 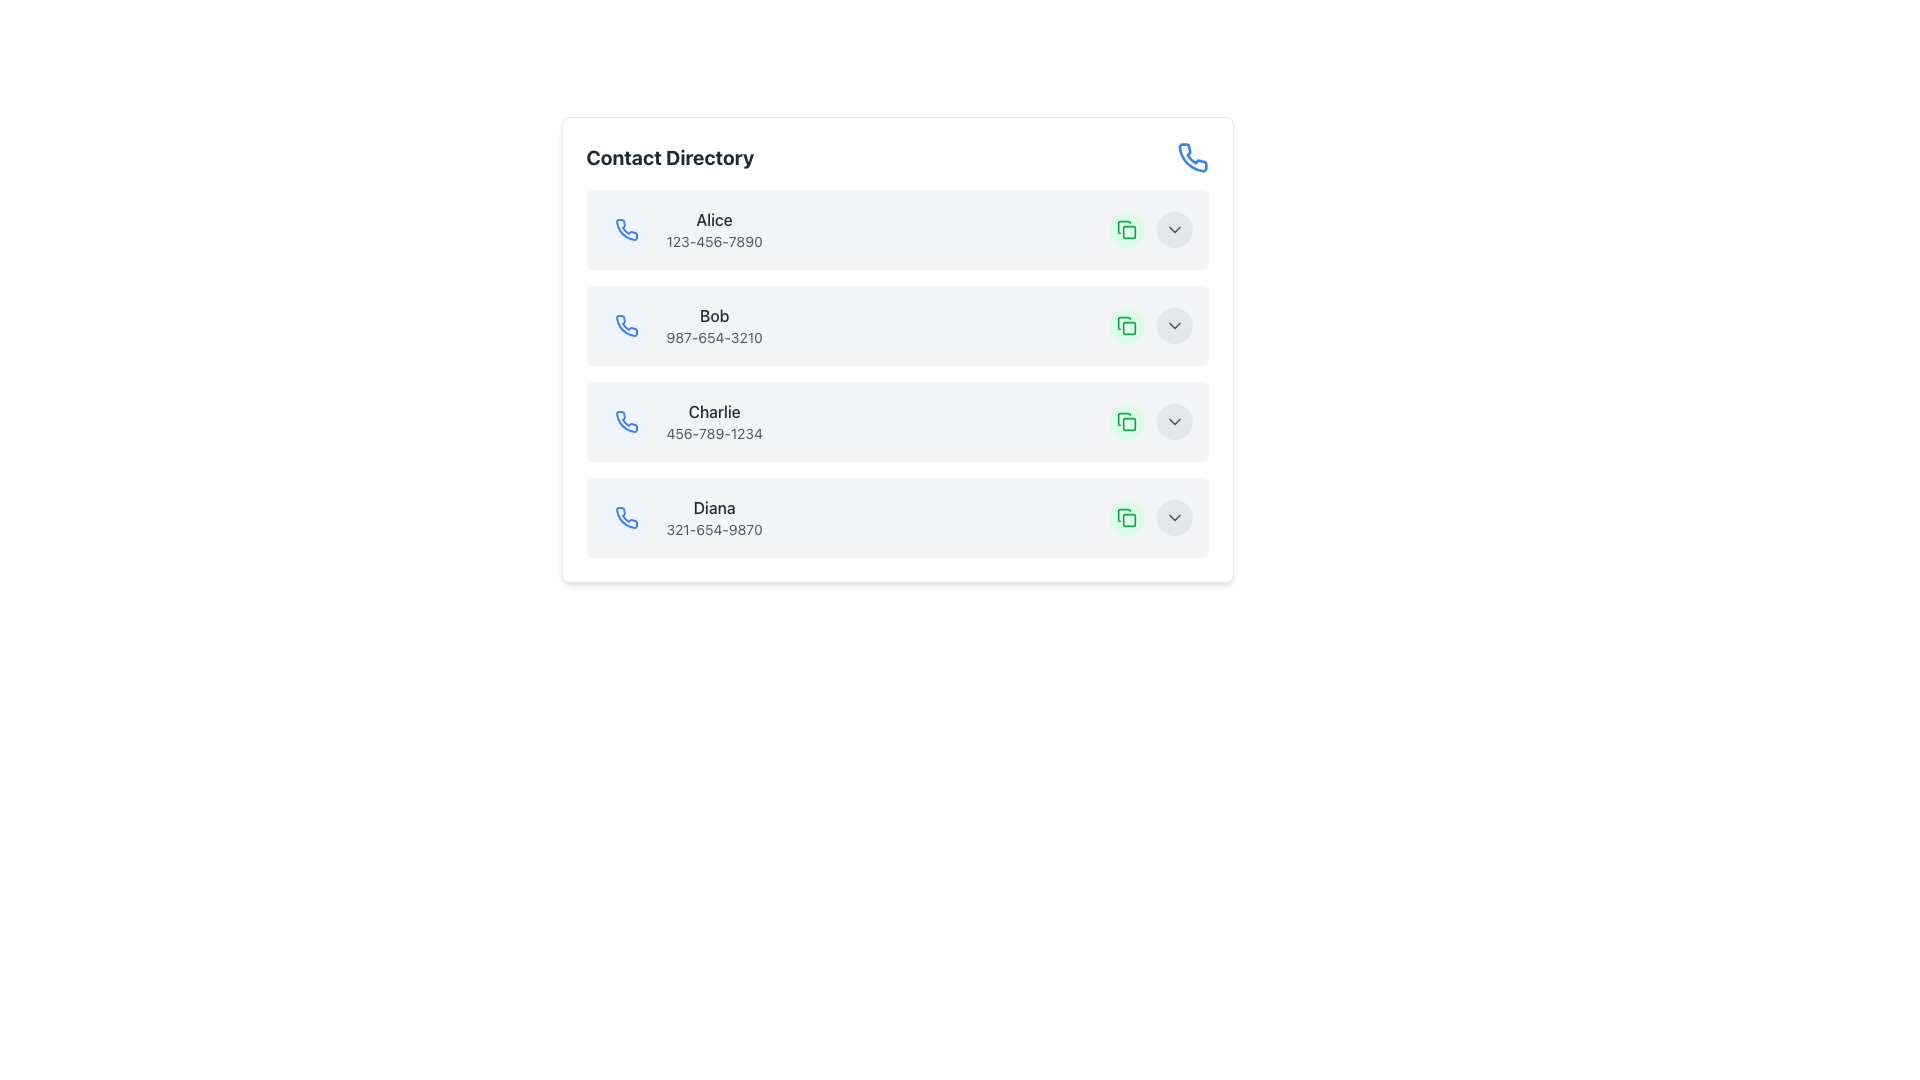 I want to click on the downward-pointing chevron icon to the far right of 'Bob' in the 'Contact Directory', so click(x=1174, y=325).